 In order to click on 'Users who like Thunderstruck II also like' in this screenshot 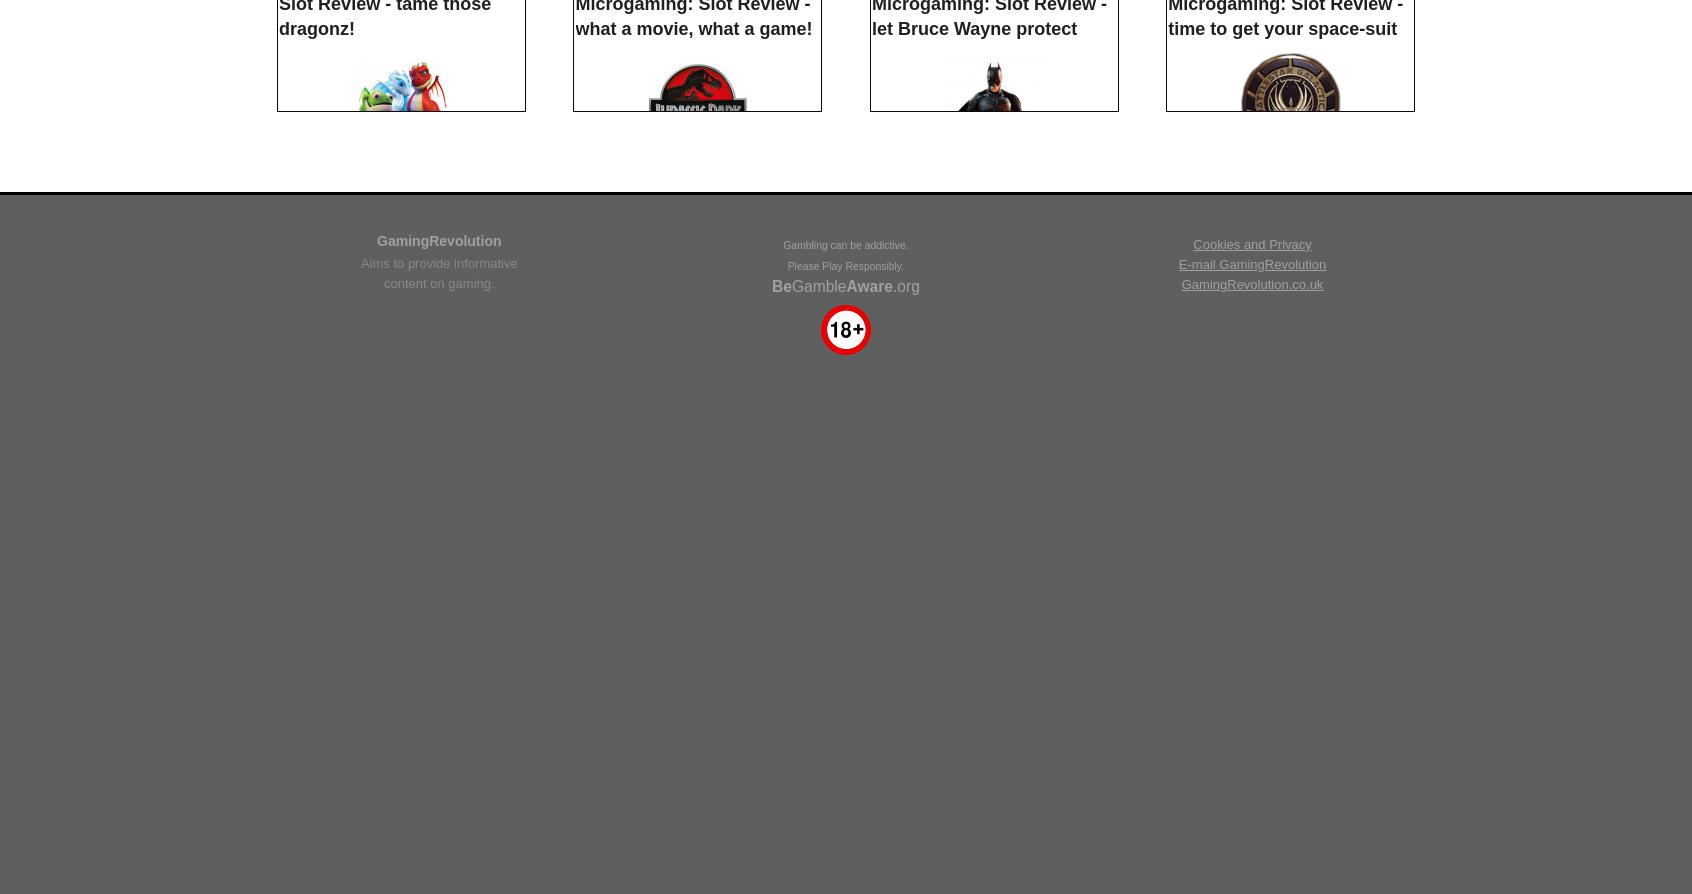, I will do `click(453, 188)`.